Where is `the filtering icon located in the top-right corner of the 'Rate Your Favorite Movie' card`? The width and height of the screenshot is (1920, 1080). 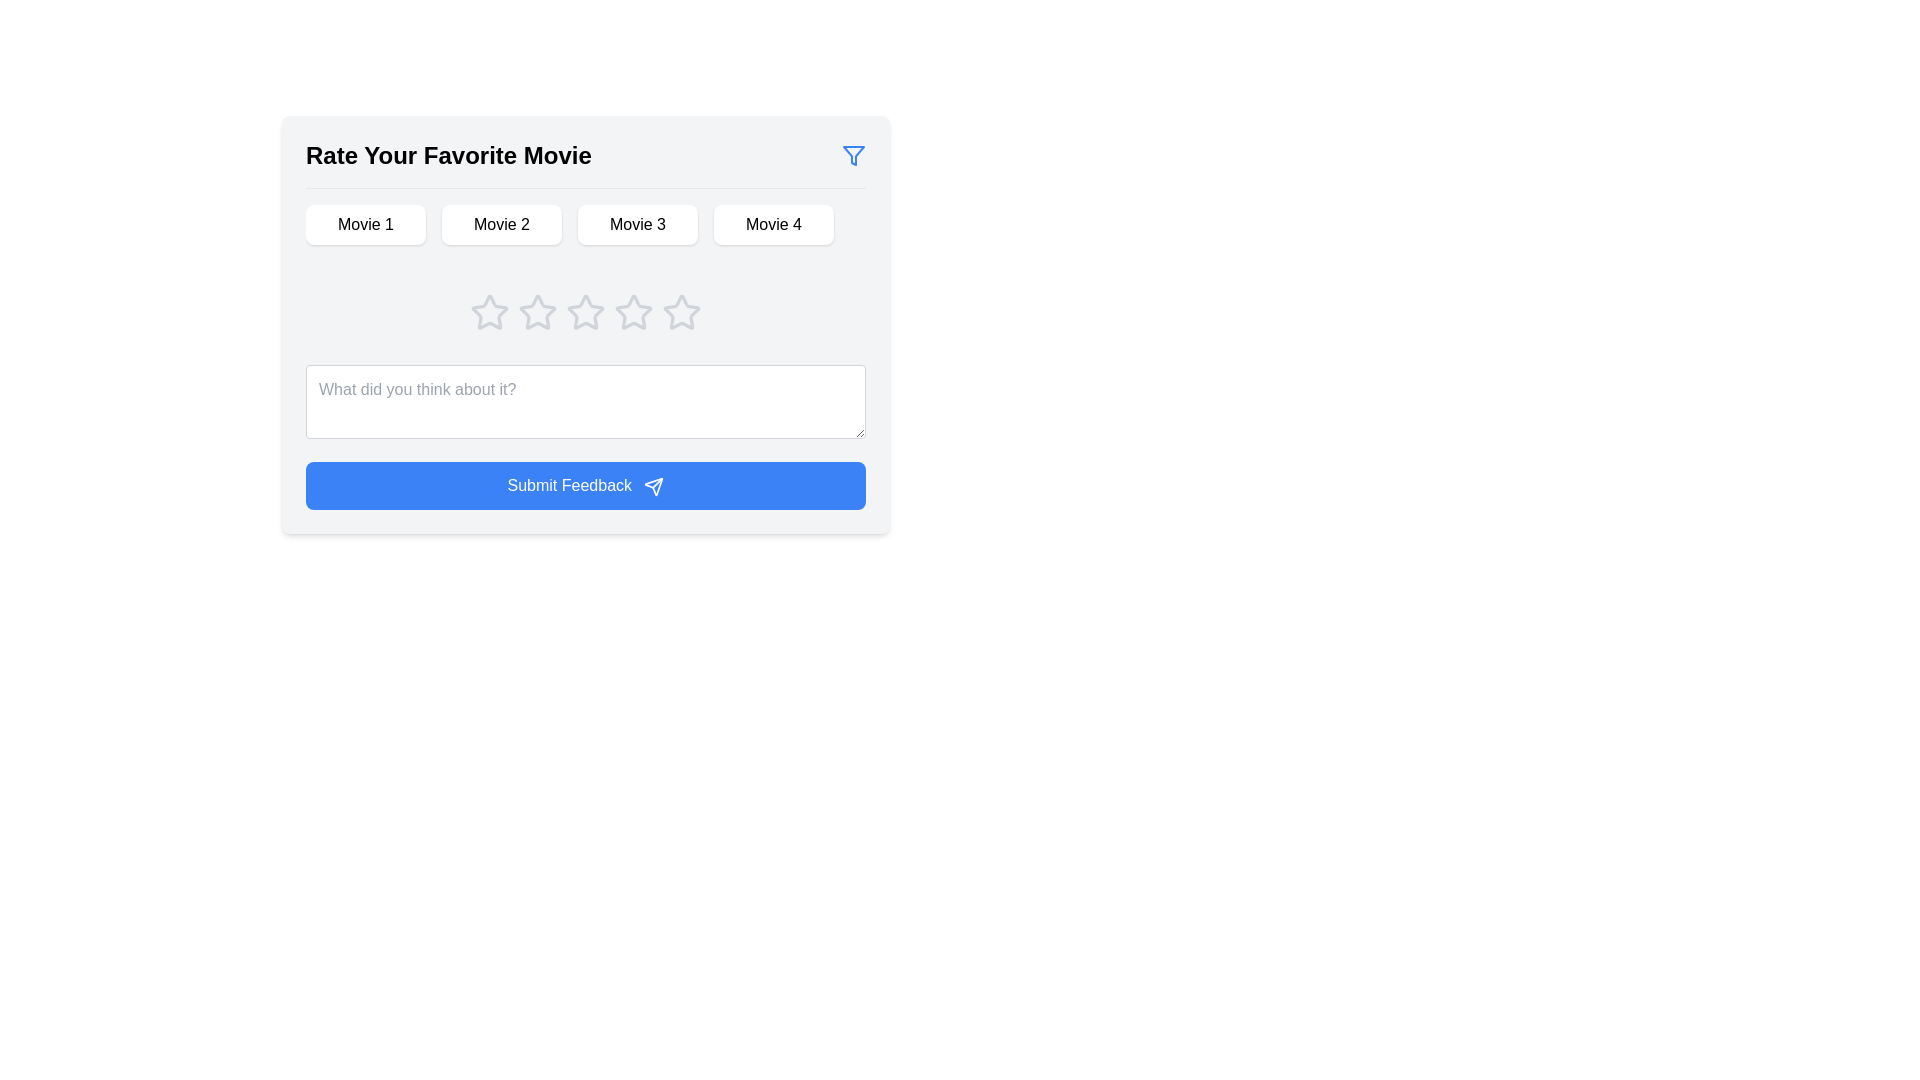
the filtering icon located in the top-right corner of the 'Rate Your Favorite Movie' card is located at coordinates (854, 154).